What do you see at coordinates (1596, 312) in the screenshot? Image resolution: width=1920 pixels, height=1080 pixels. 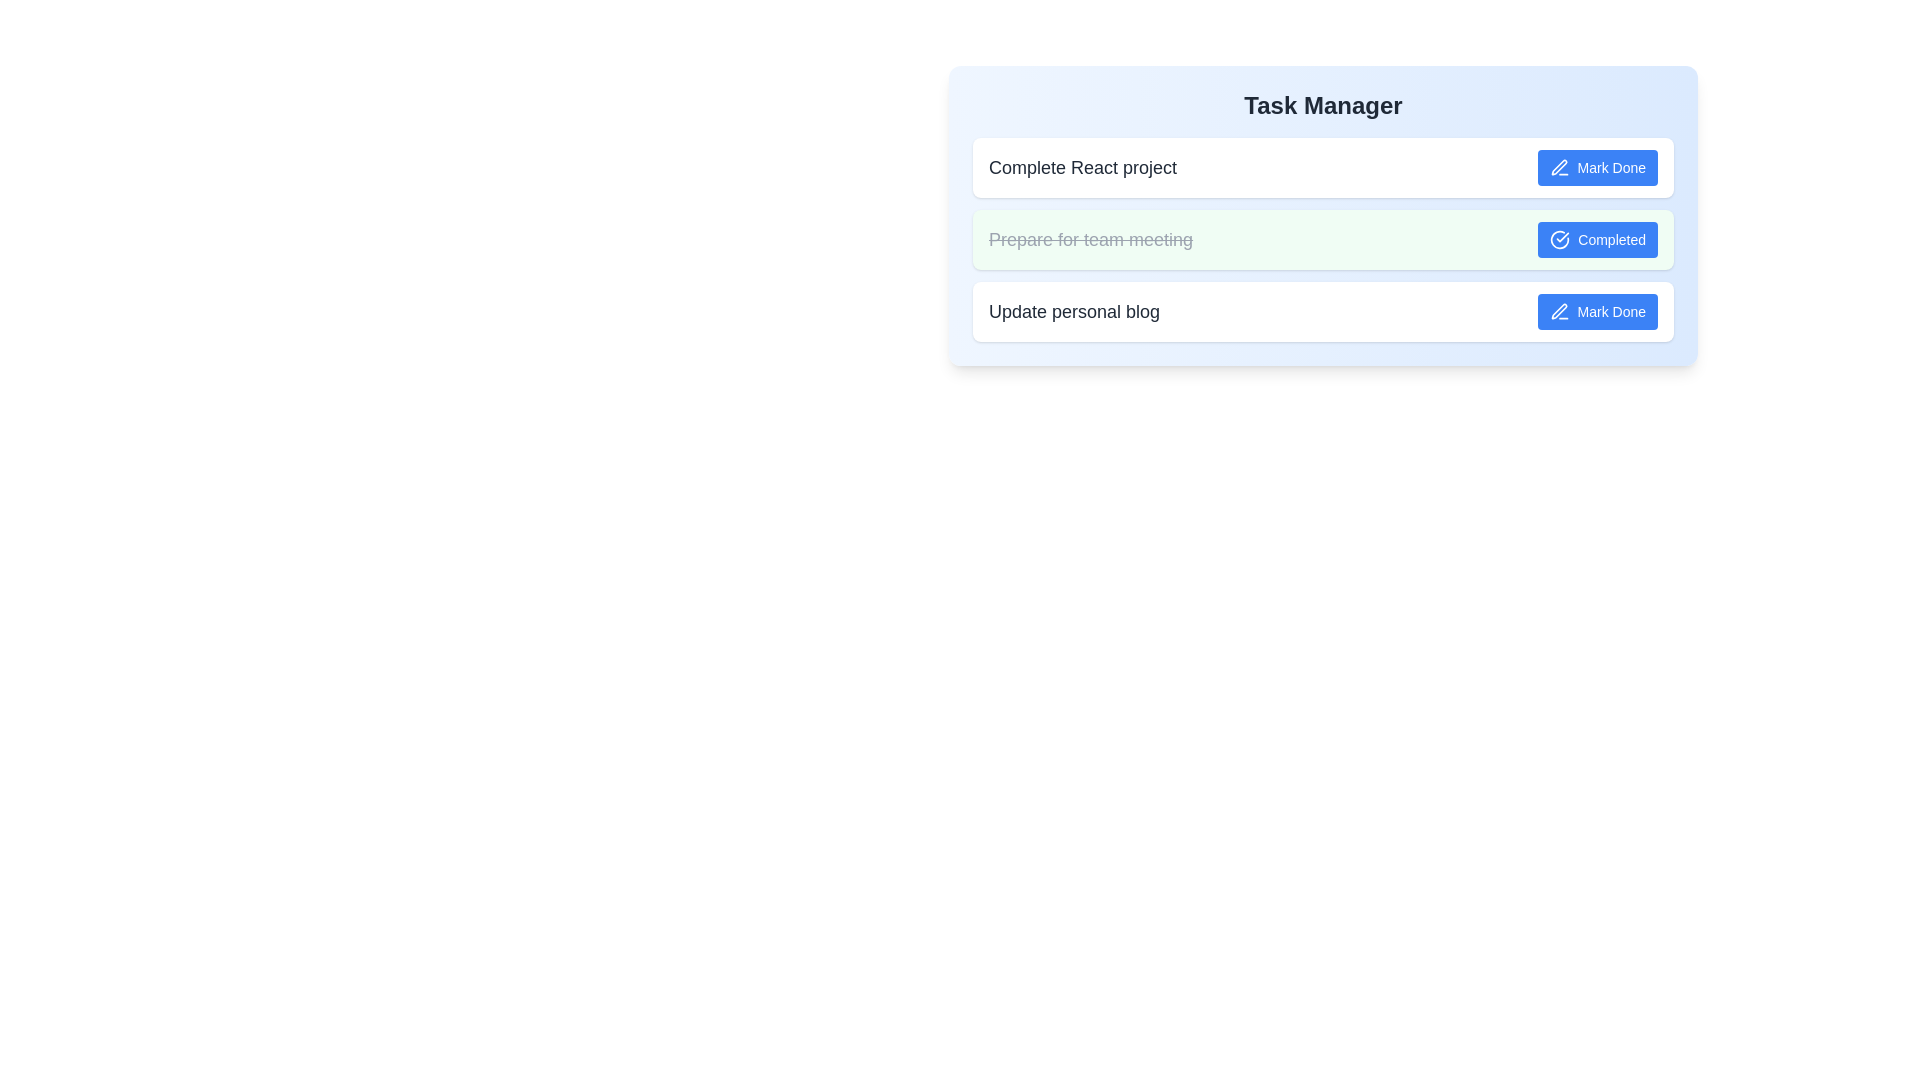 I see `button next to the task labeled 'Update personal blog' to toggle its completion status` at bounding box center [1596, 312].